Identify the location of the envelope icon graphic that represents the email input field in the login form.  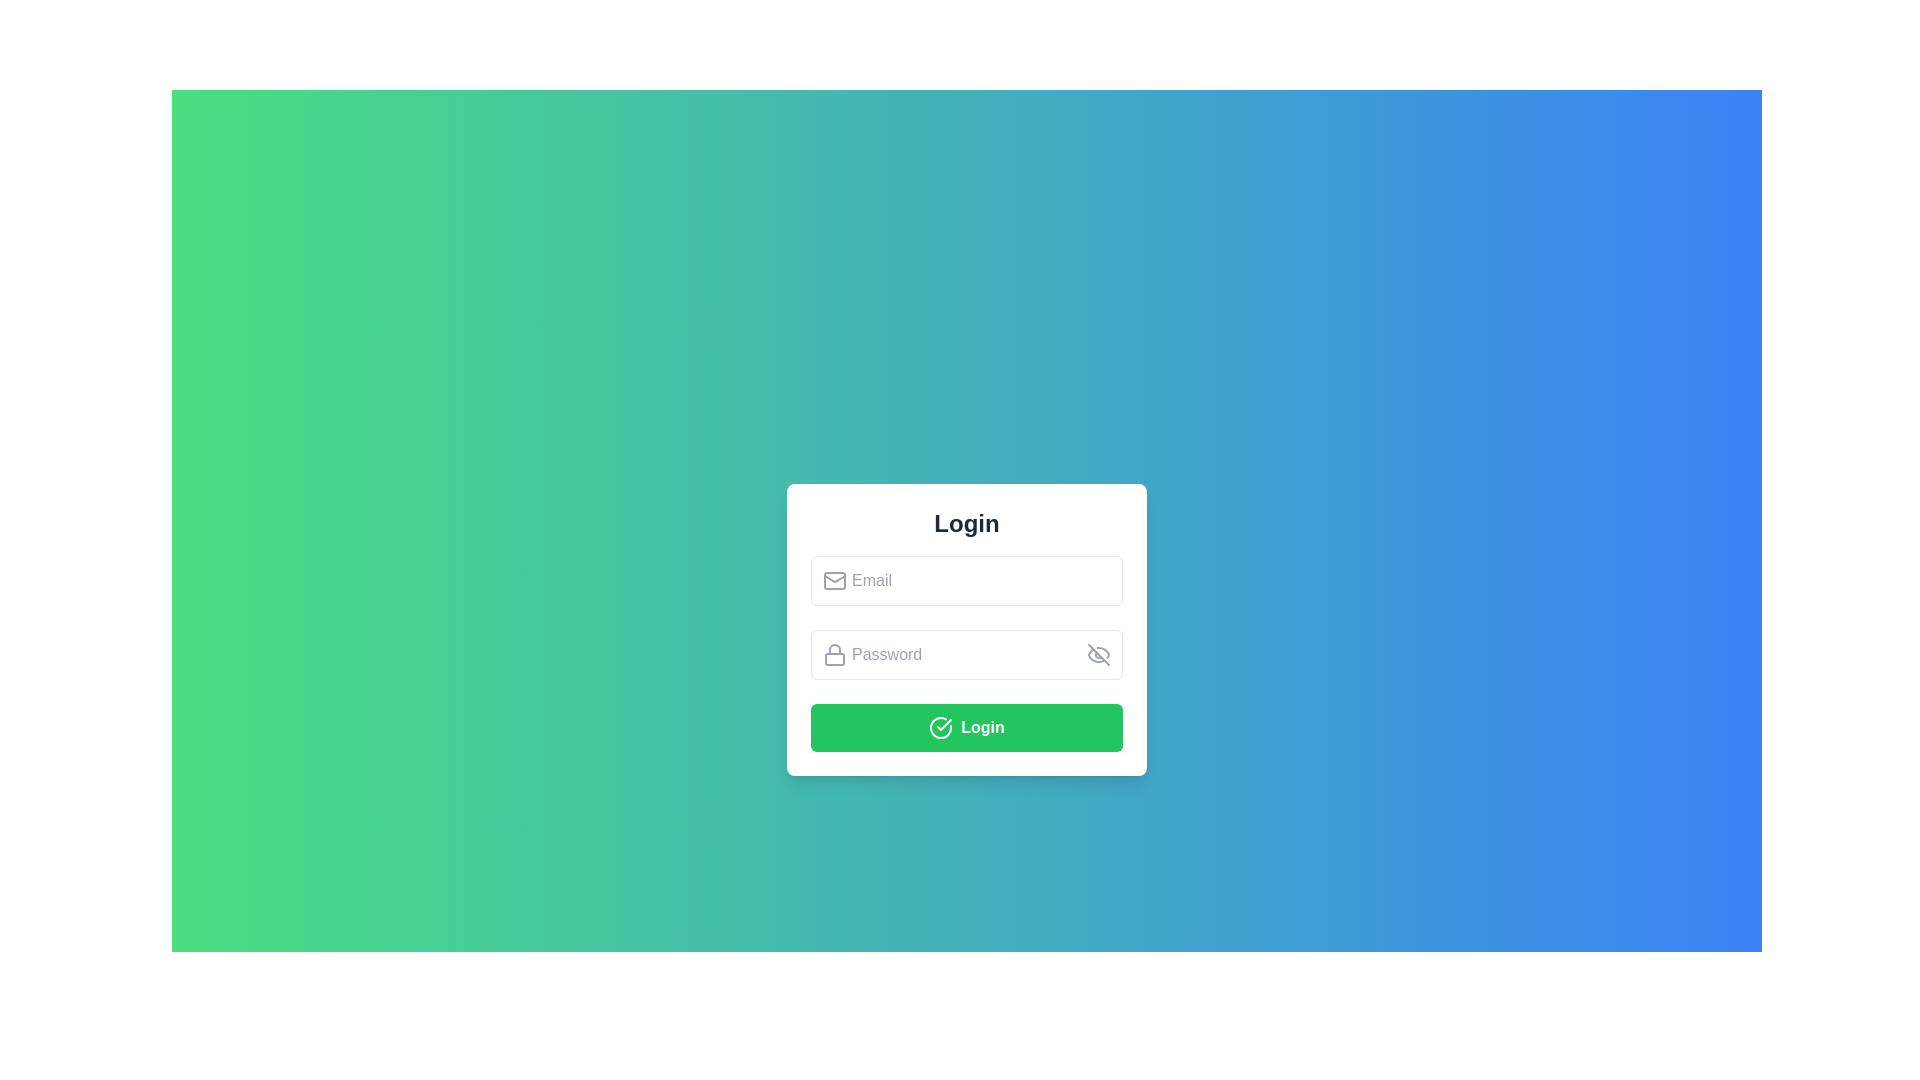
(835, 578).